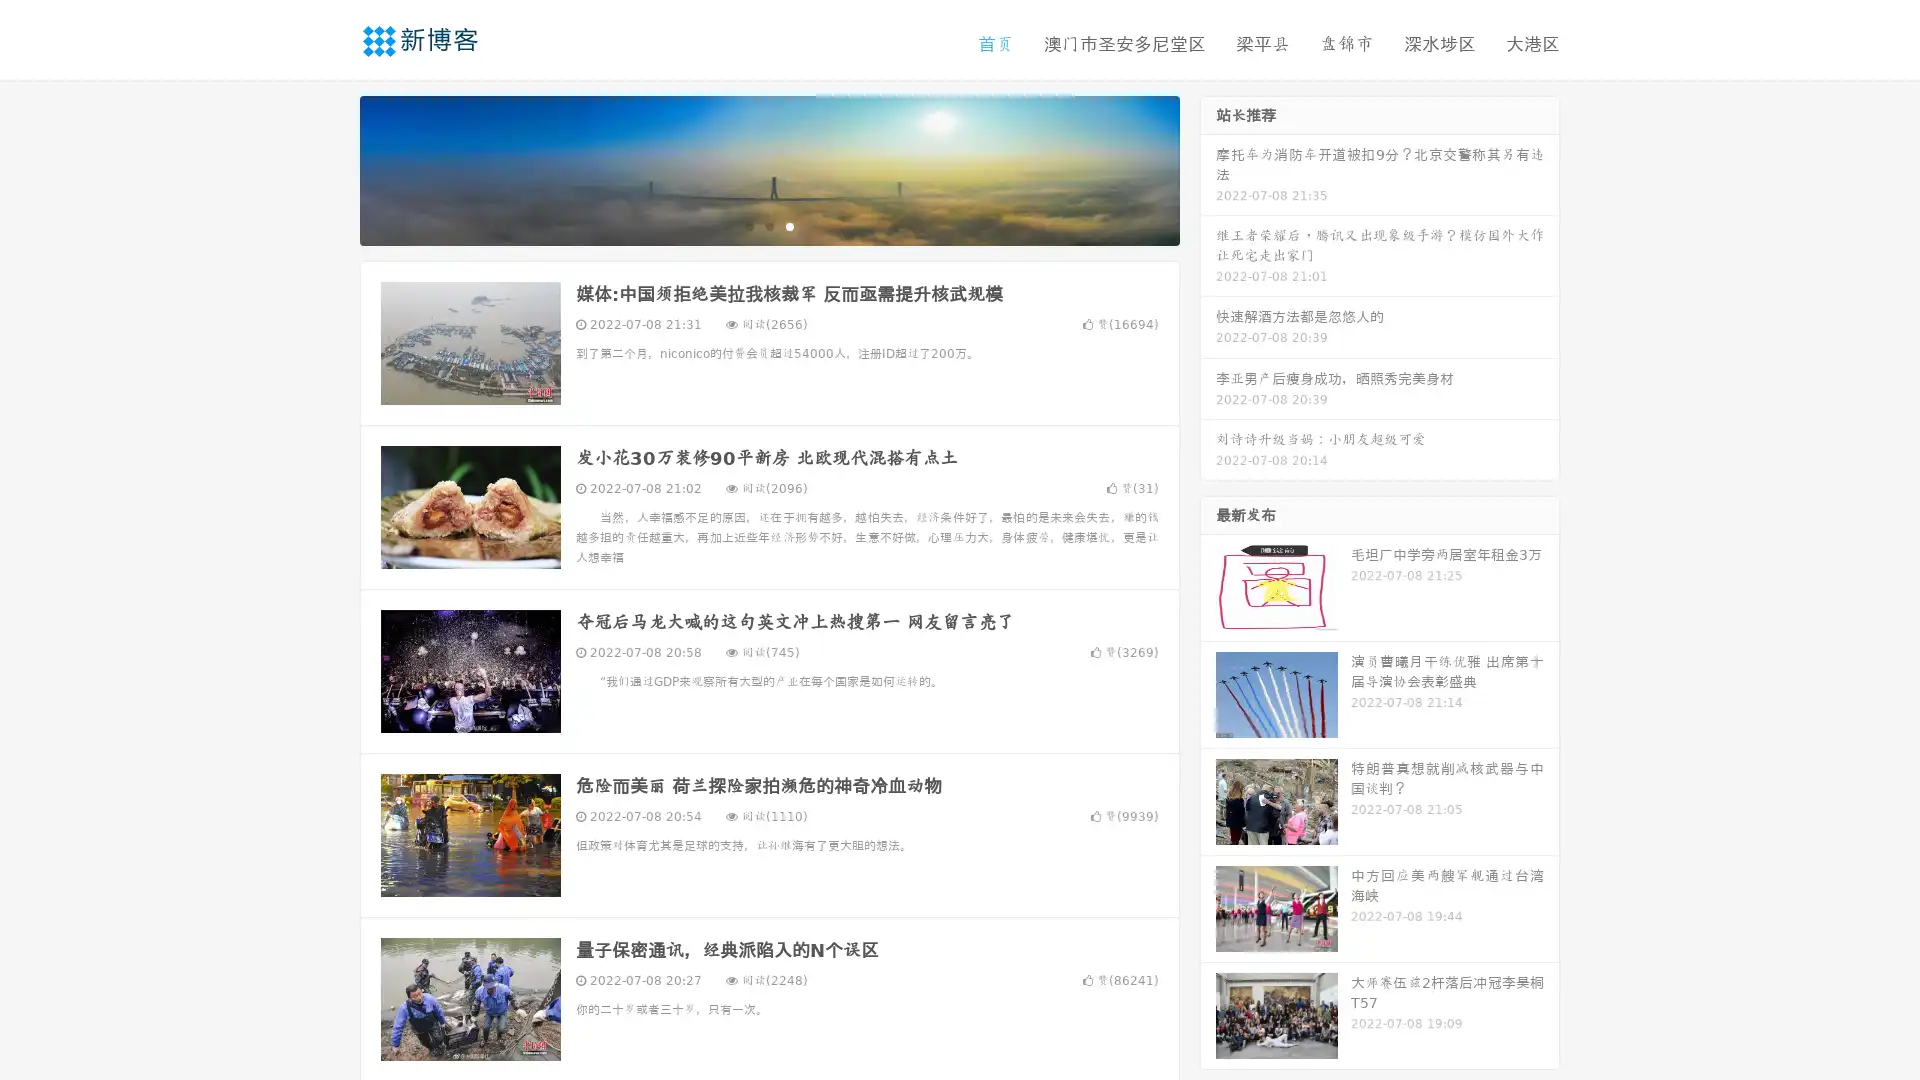 This screenshot has height=1080, width=1920. What do you see at coordinates (789, 225) in the screenshot?
I see `Go to slide 3` at bounding box center [789, 225].